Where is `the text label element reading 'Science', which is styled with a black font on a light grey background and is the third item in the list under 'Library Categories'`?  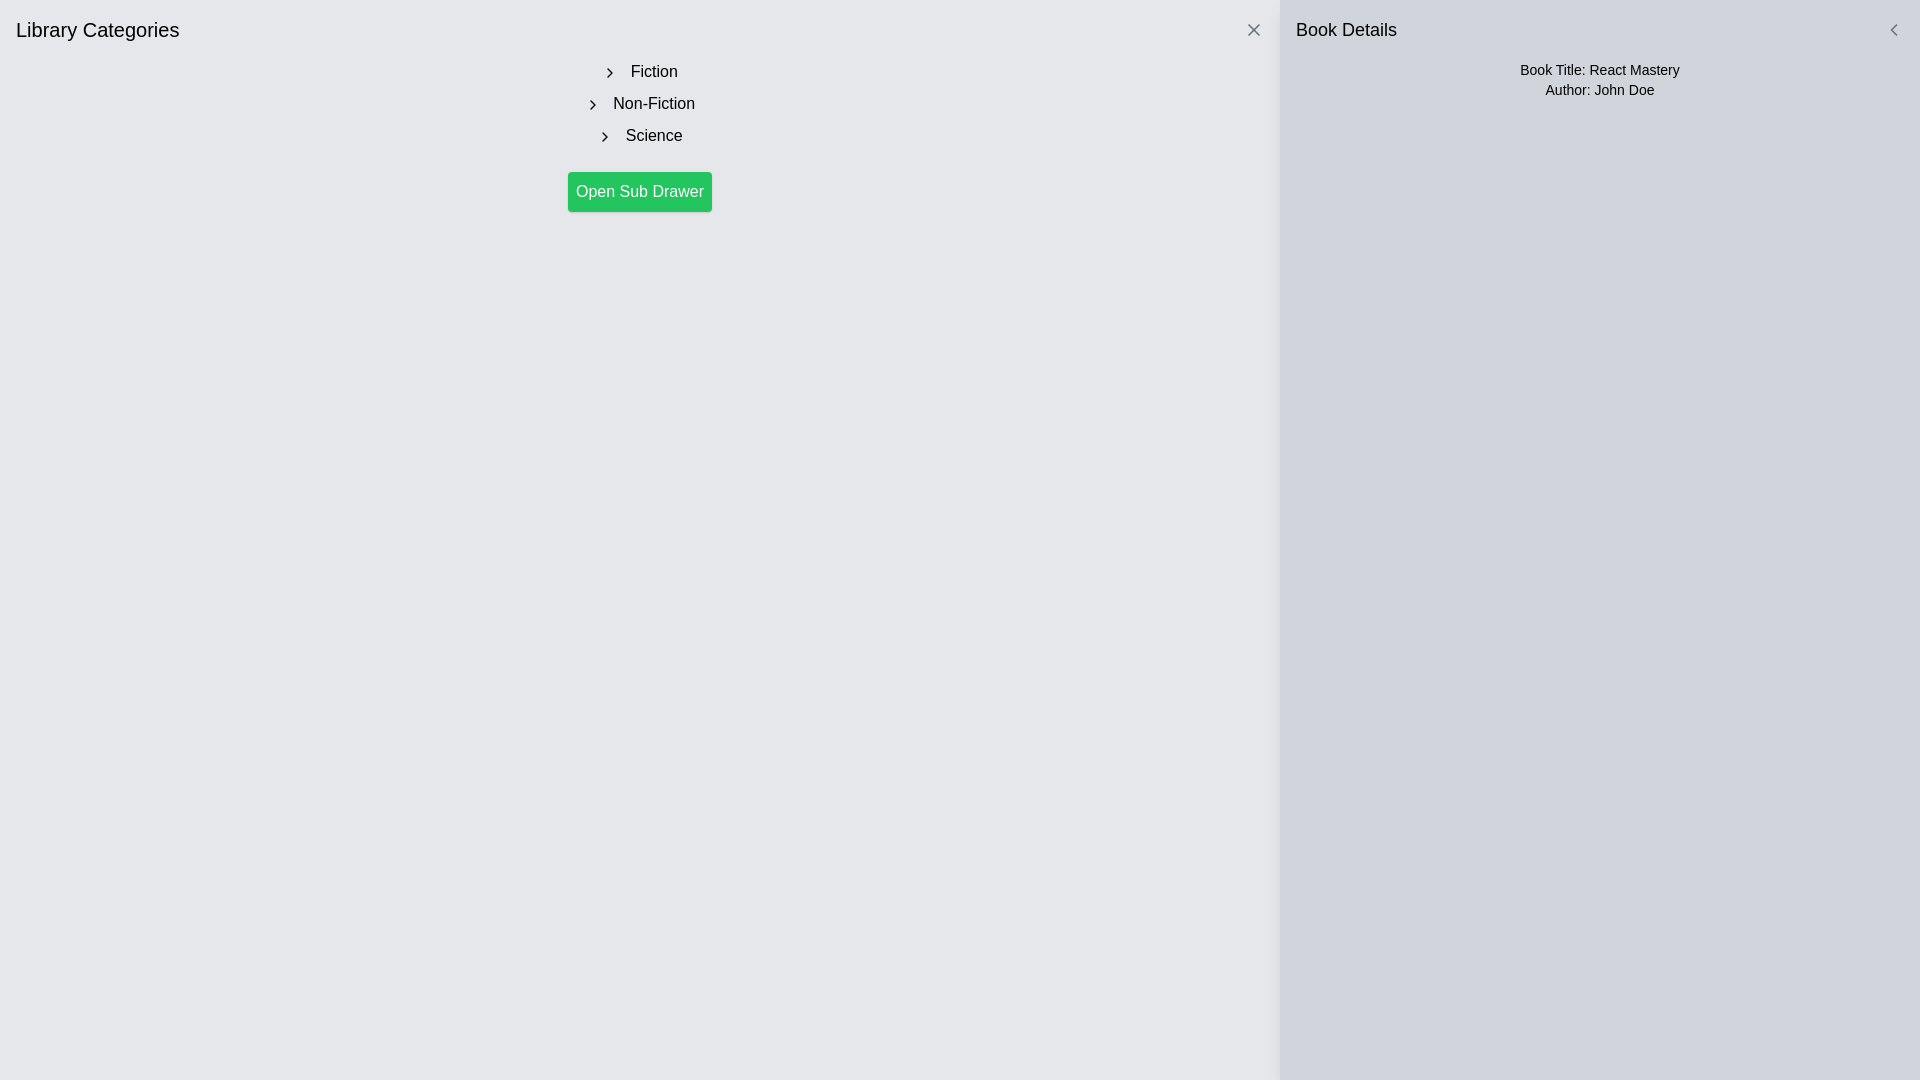
the text label element reading 'Science', which is styled with a black font on a light grey background and is the third item in the list under 'Library Categories' is located at coordinates (638, 135).